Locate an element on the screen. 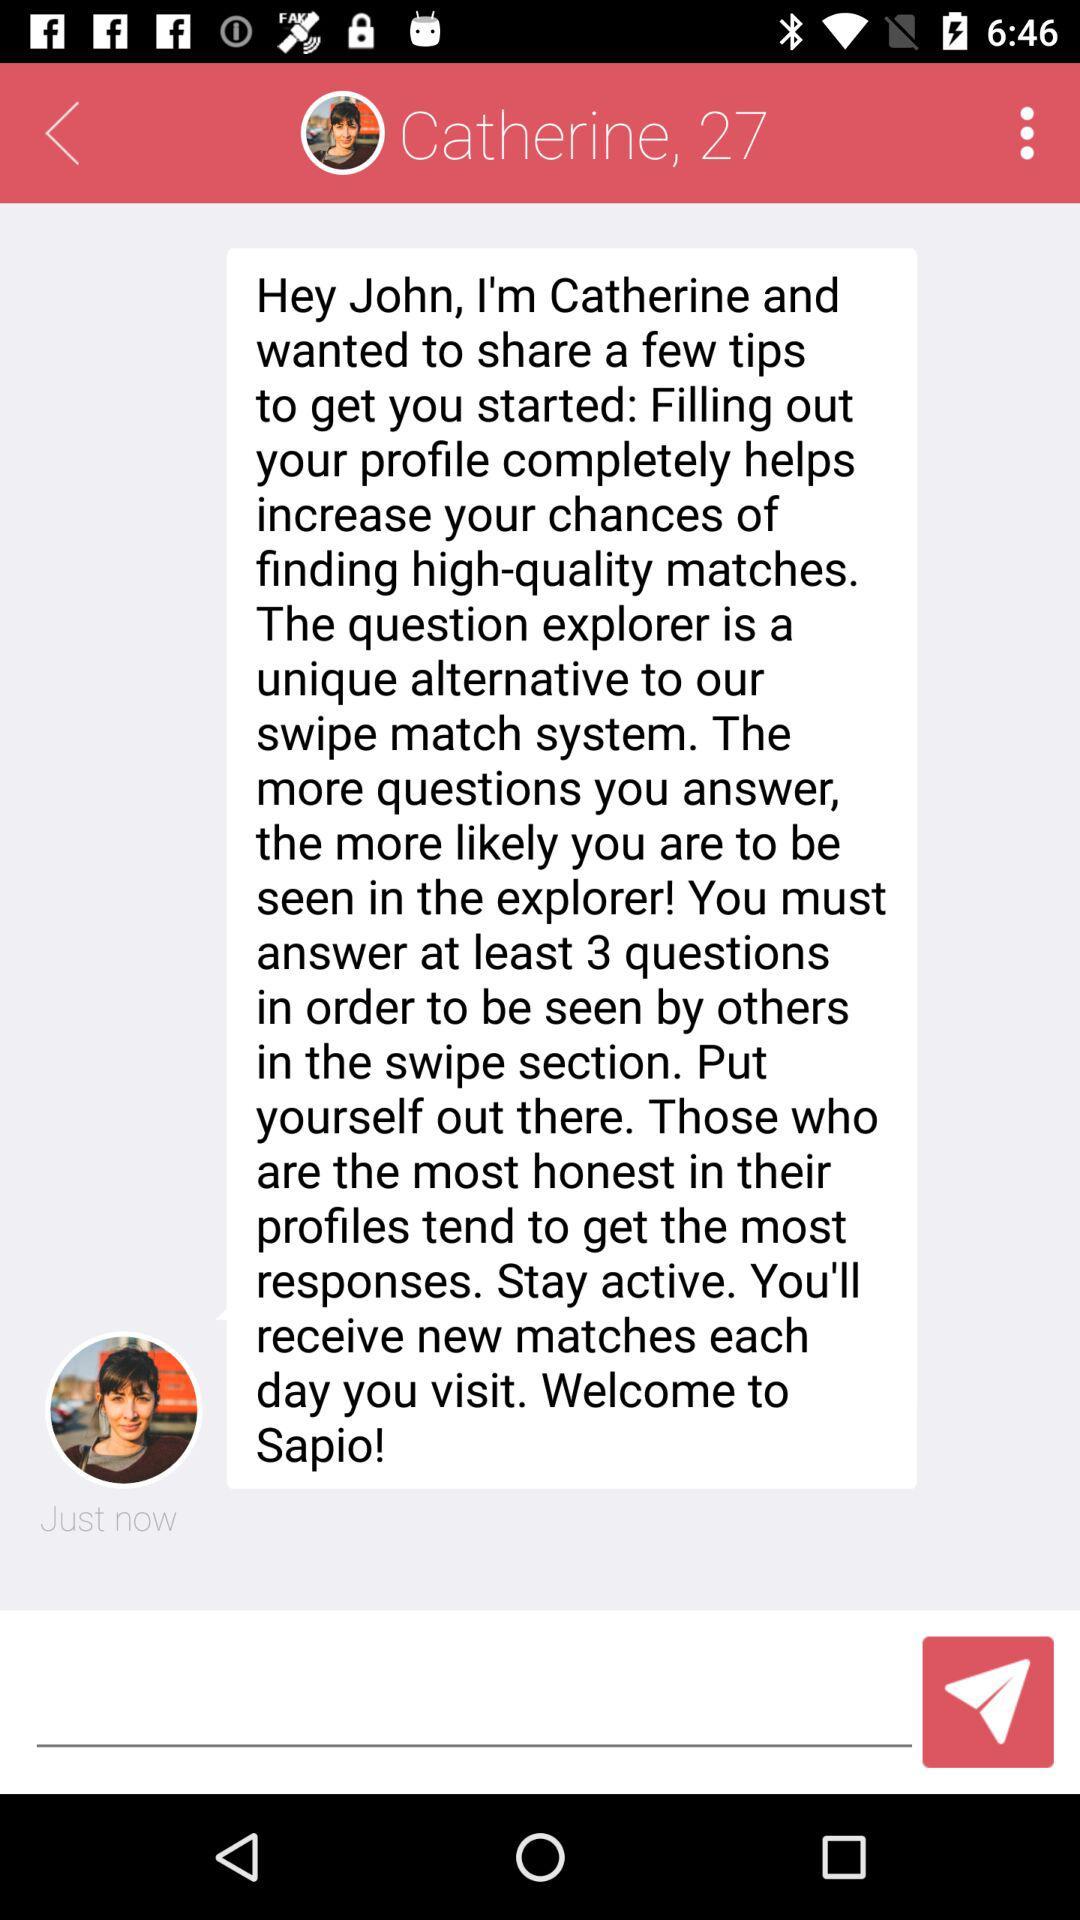 Image resolution: width=1080 pixels, height=1920 pixels. message box is located at coordinates (474, 1701).